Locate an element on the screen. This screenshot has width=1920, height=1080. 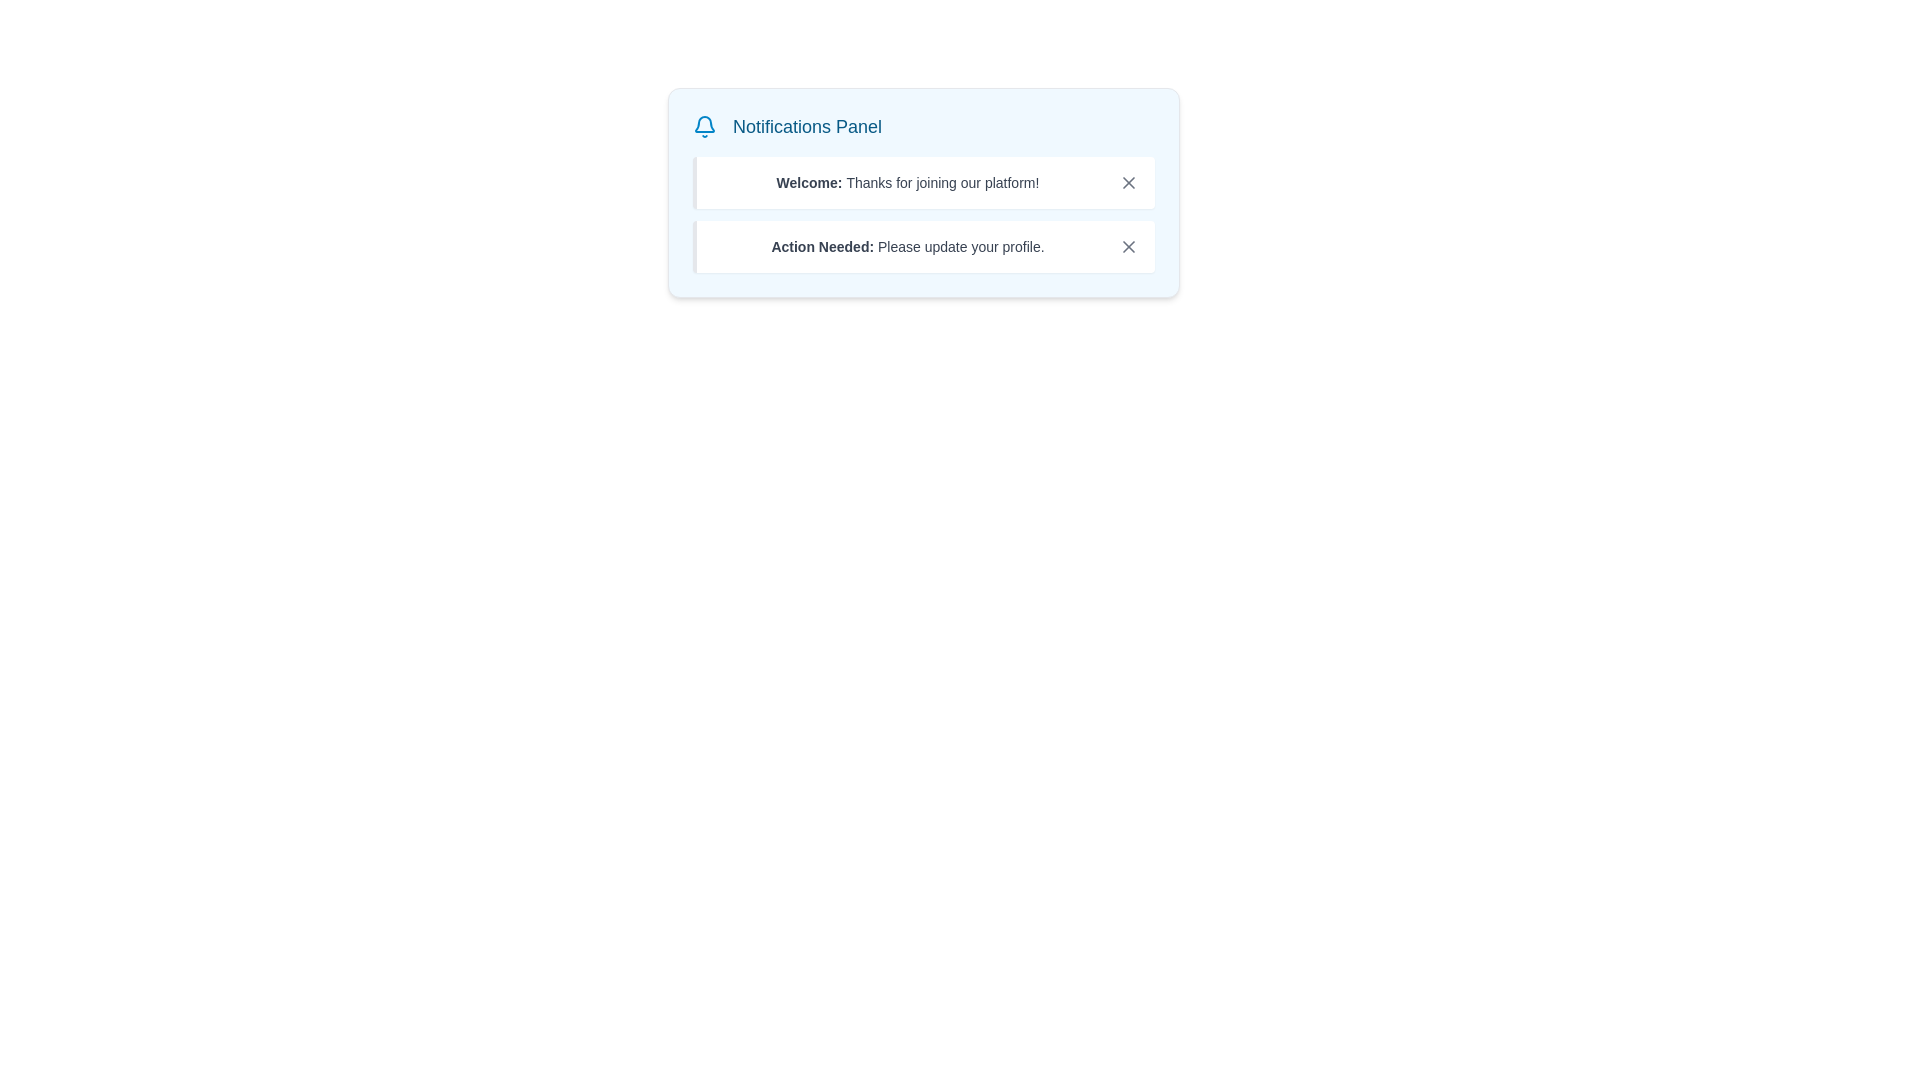
the close icon located on the right side of the 'Welcome: Thanks for joining our platform!' notification is located at coordinates (1128, 182).